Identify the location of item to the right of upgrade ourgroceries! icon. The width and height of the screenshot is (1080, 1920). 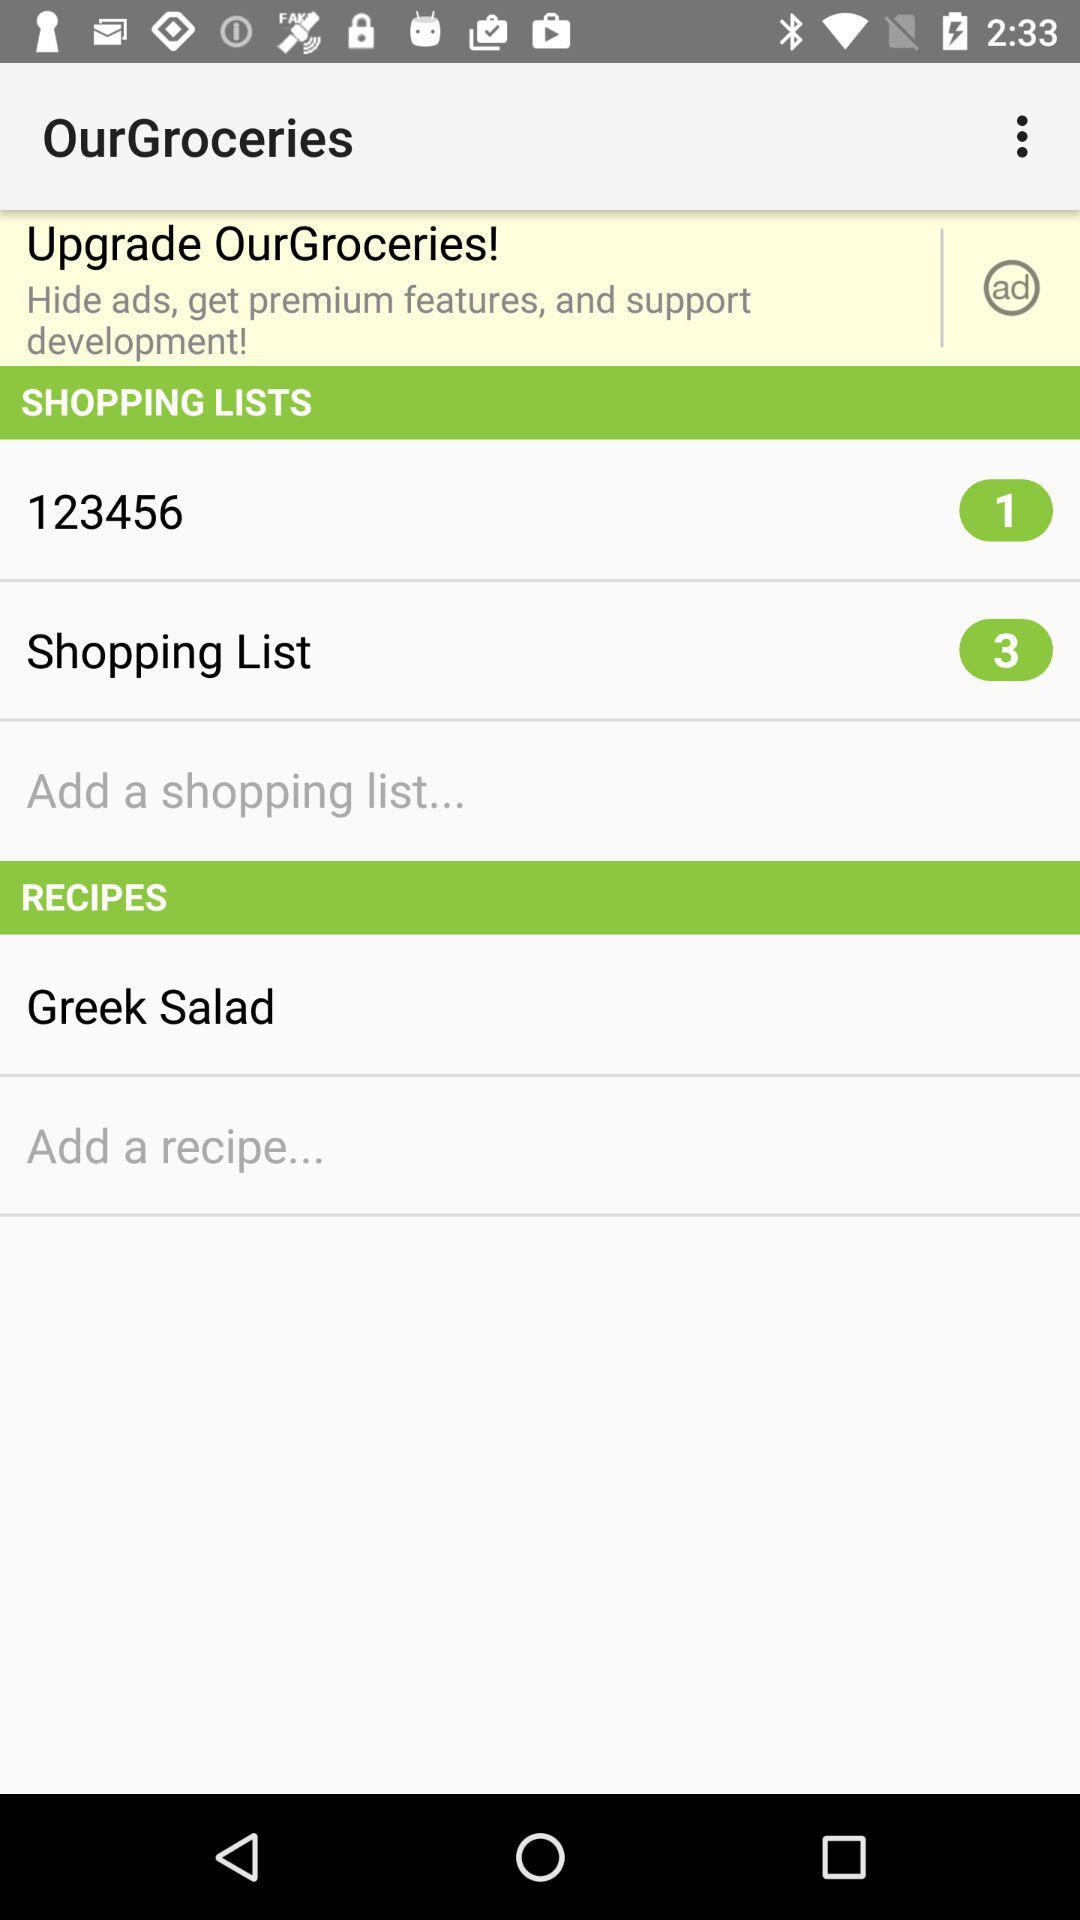
(1027, 135).